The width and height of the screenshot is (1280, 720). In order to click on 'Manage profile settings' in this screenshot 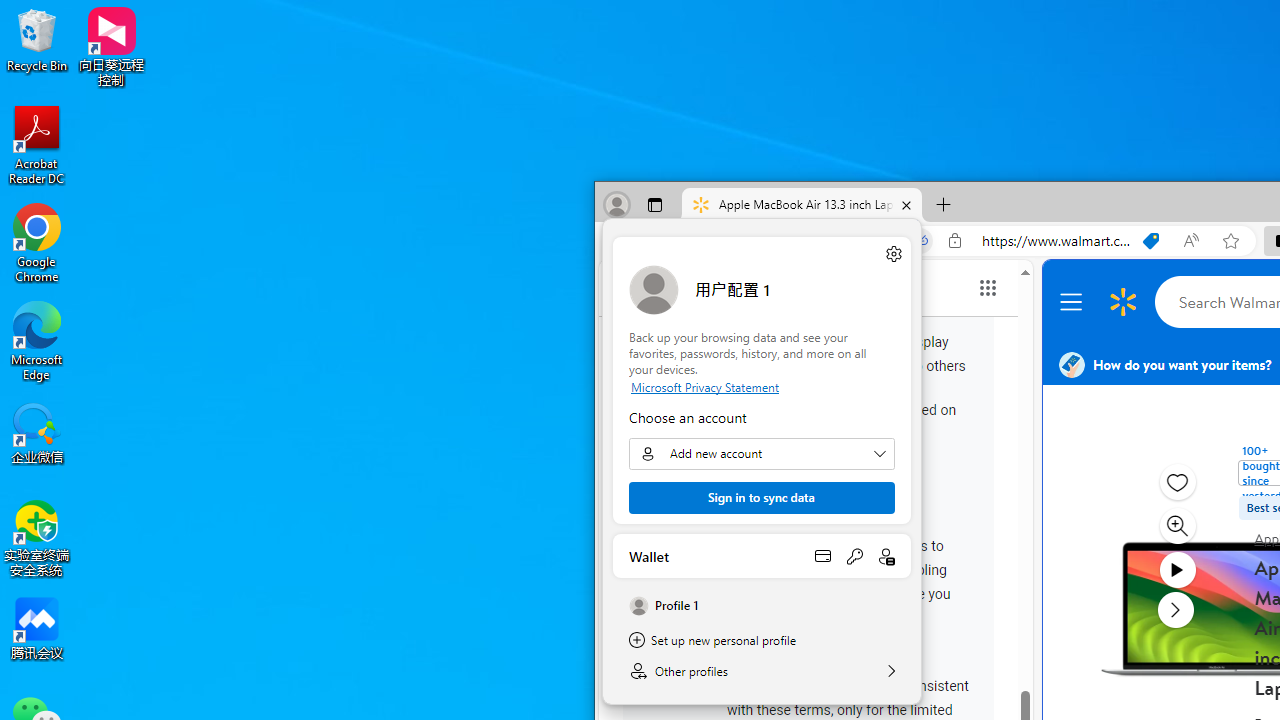, I will do `click(893, 252)`.